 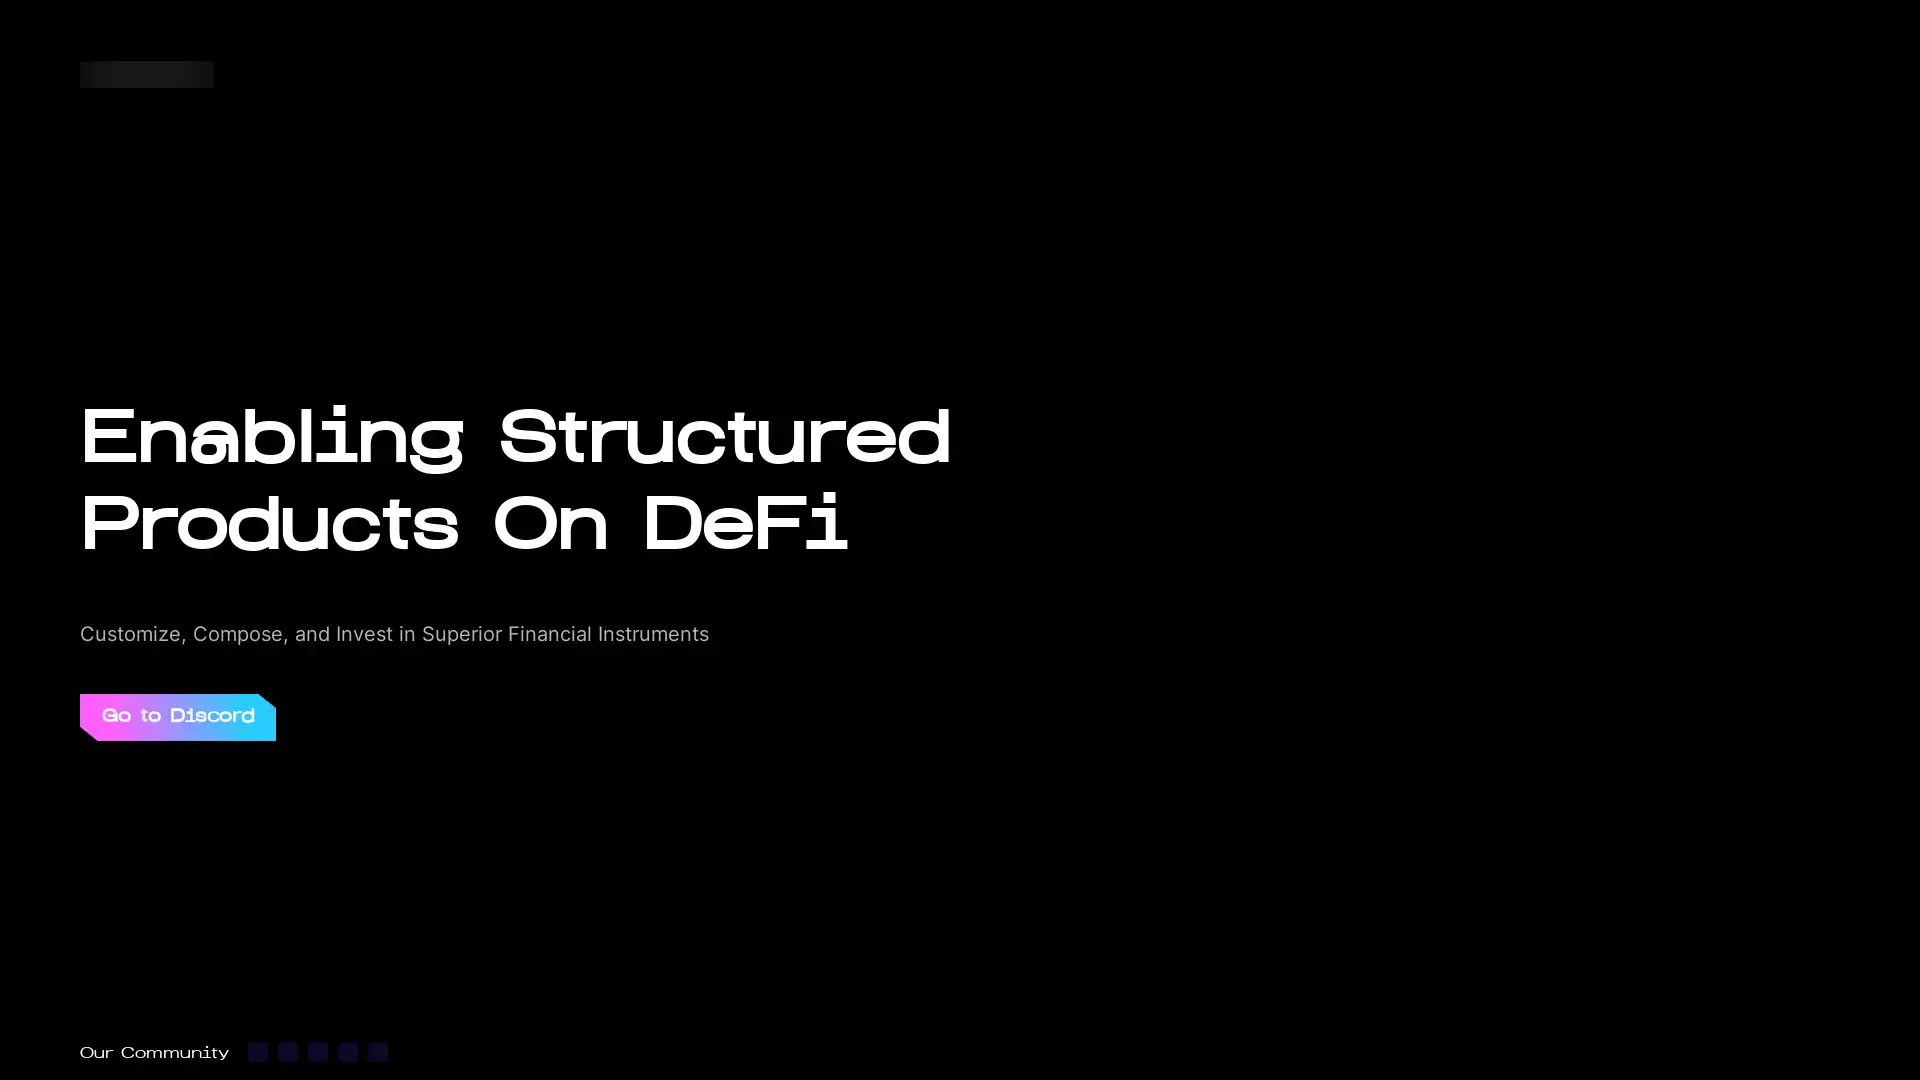 I want to click on Go to Discord, so click(x=177, y=715).